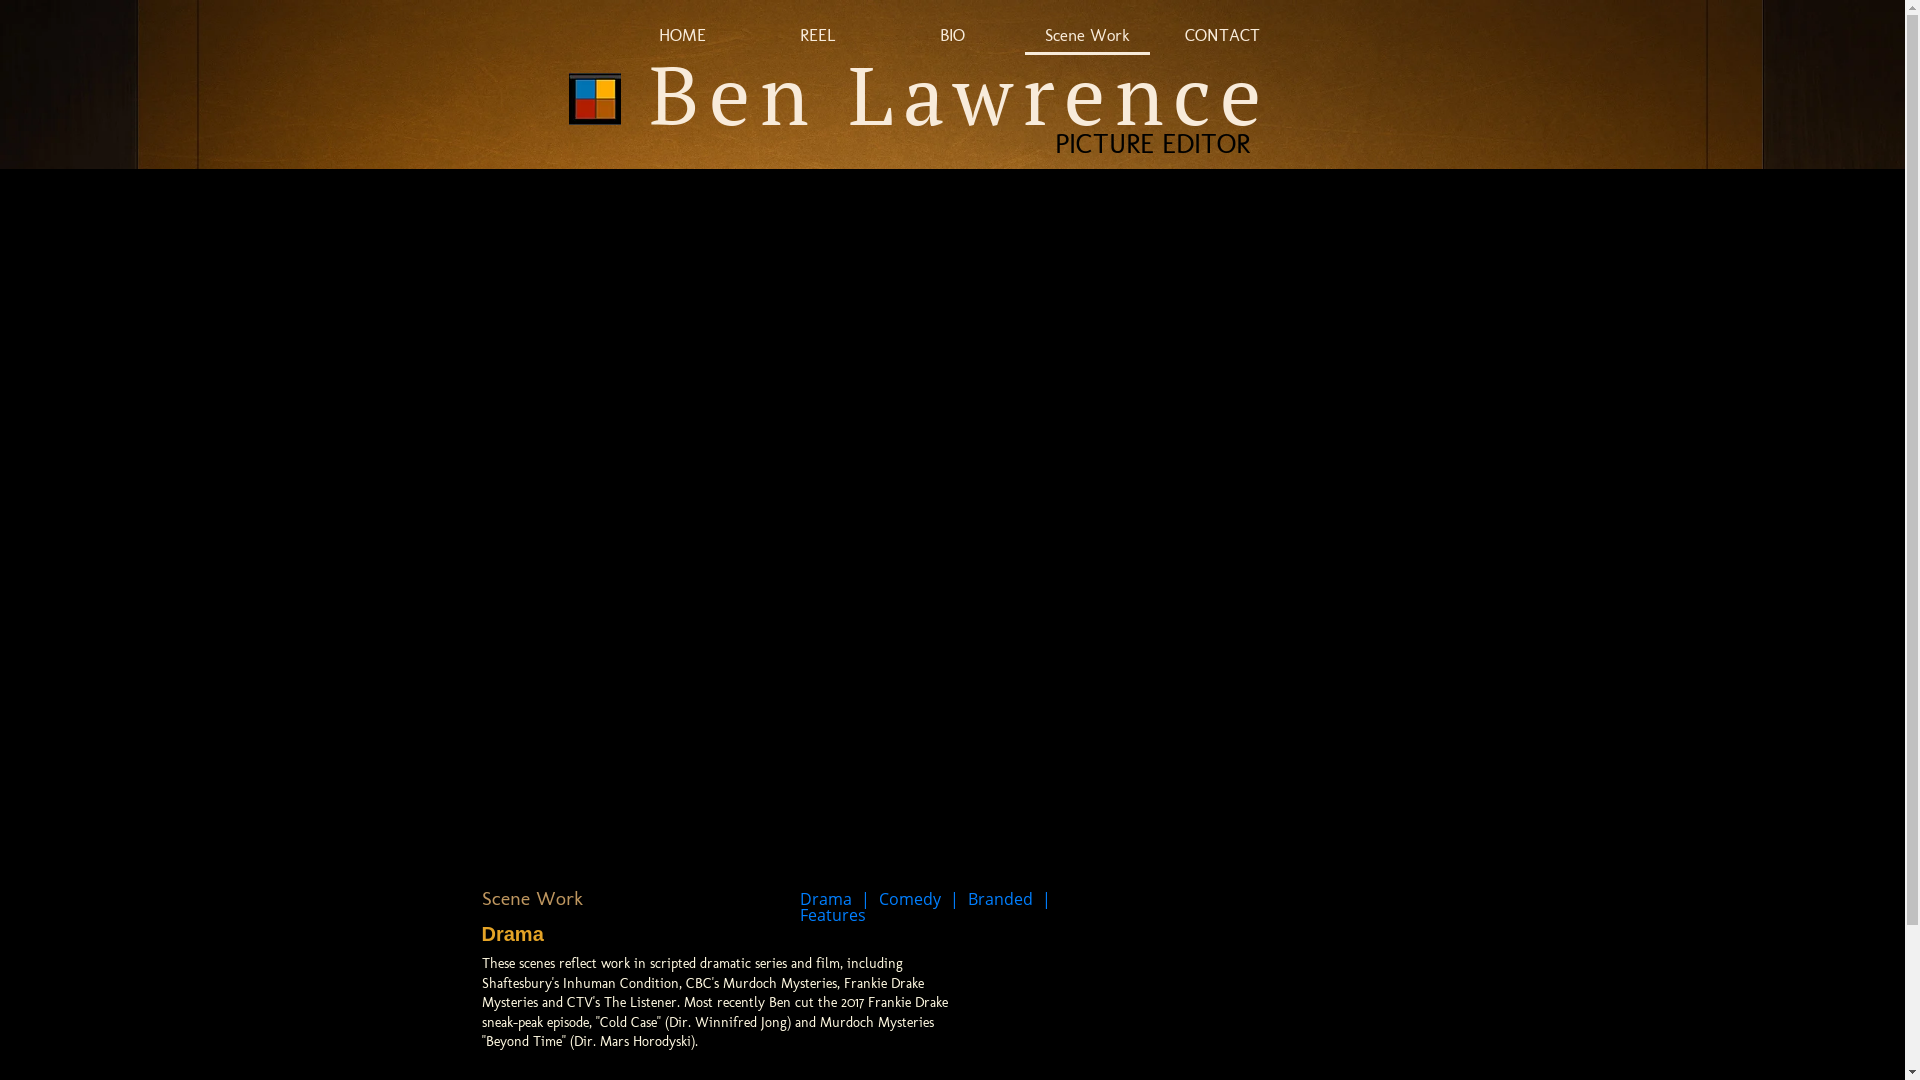  Describe the element at coordinates (825, 897) in the screenshot. I see `'Drama'` at that location.